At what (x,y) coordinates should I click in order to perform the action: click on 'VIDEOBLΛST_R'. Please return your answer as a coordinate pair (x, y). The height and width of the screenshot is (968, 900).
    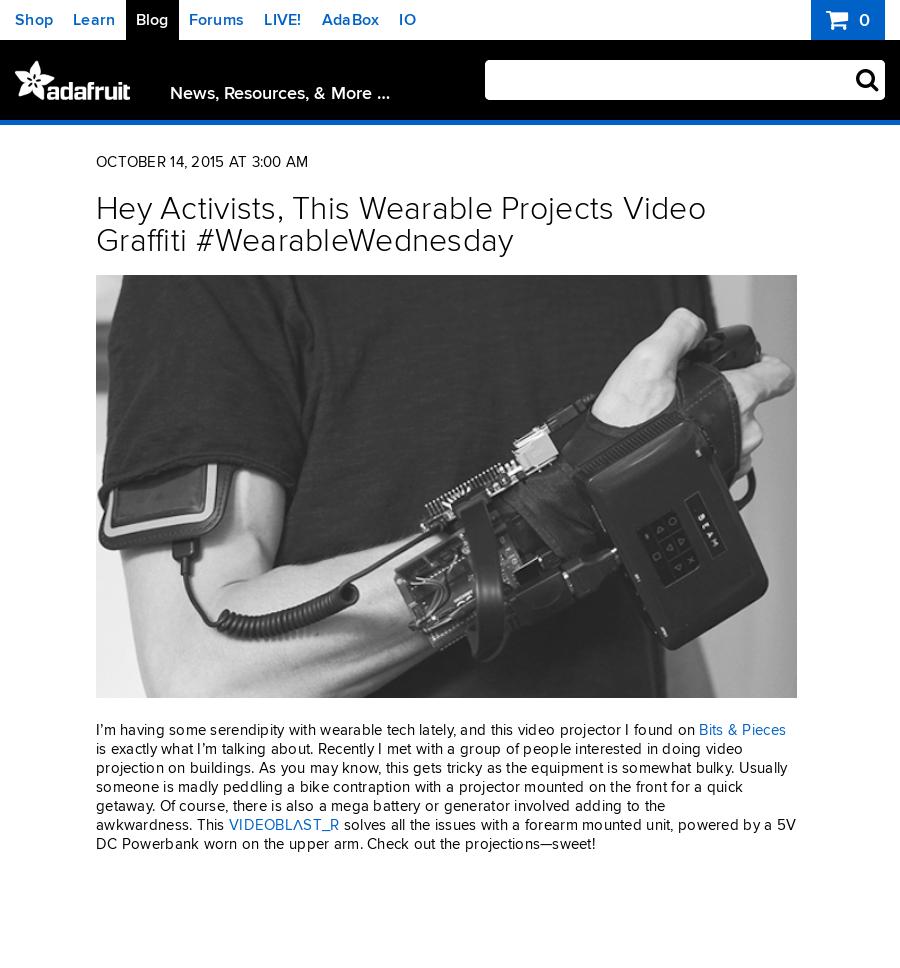
    Looking at the image, I should click on (283, 824).